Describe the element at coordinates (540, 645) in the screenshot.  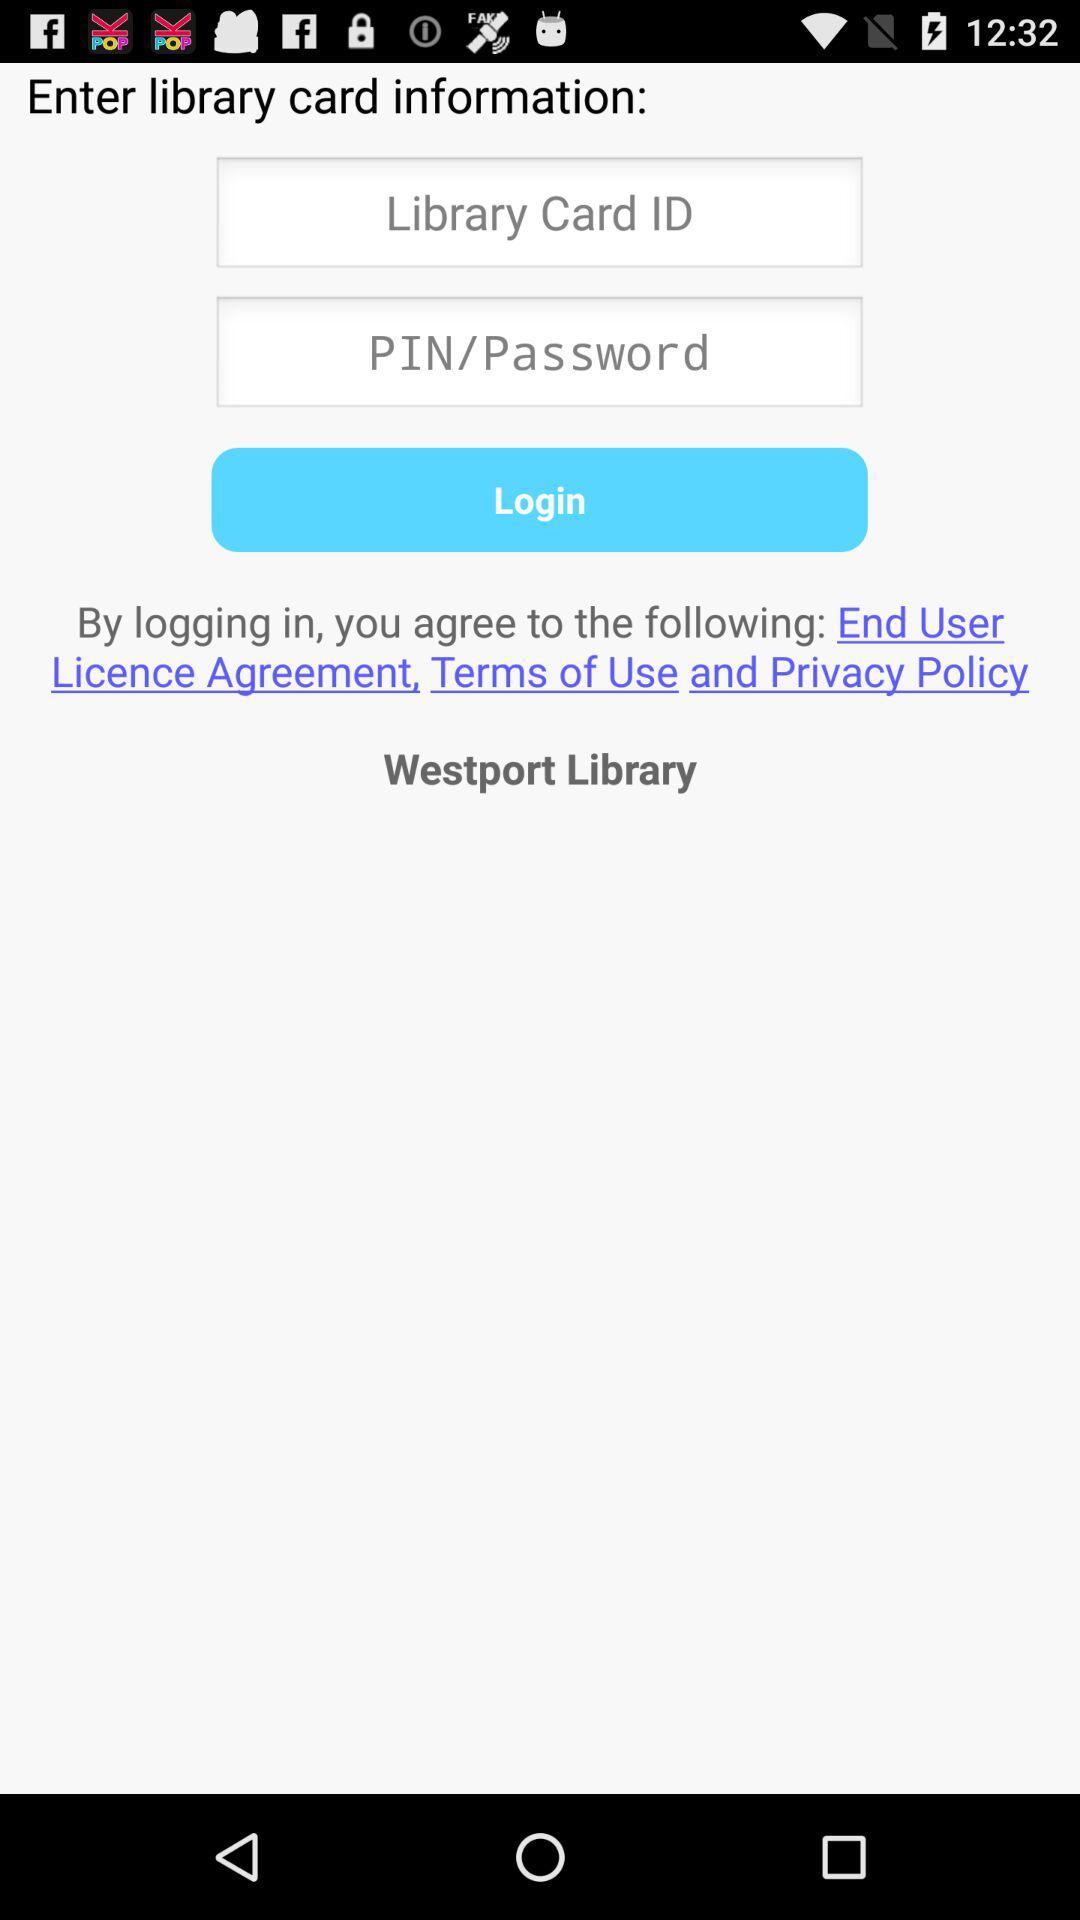
I see `the by logging in` at that location.